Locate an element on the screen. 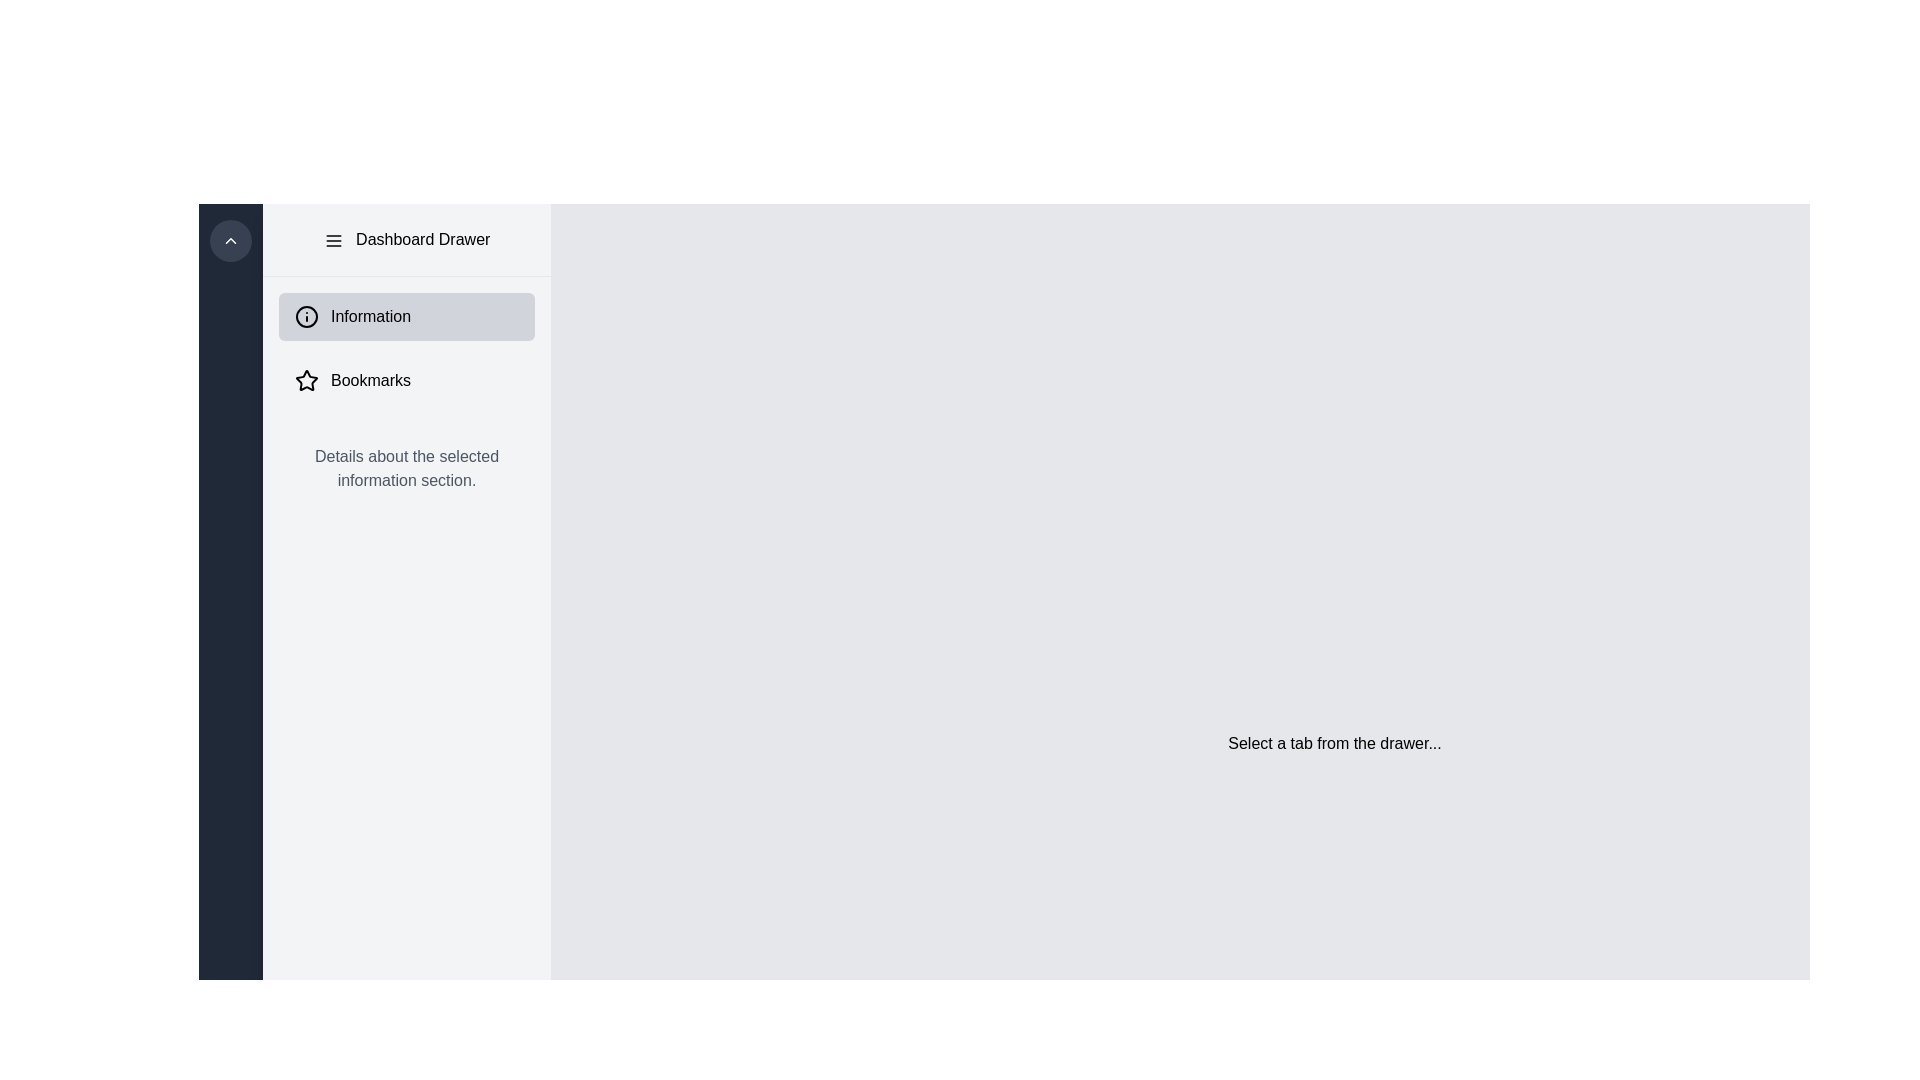 The image size is (1920, 1080). the star-shaped outline icon with no fill that is part of the left-aligned menu option labeled 'Bookmarks' is located at coordinates (306, 381).